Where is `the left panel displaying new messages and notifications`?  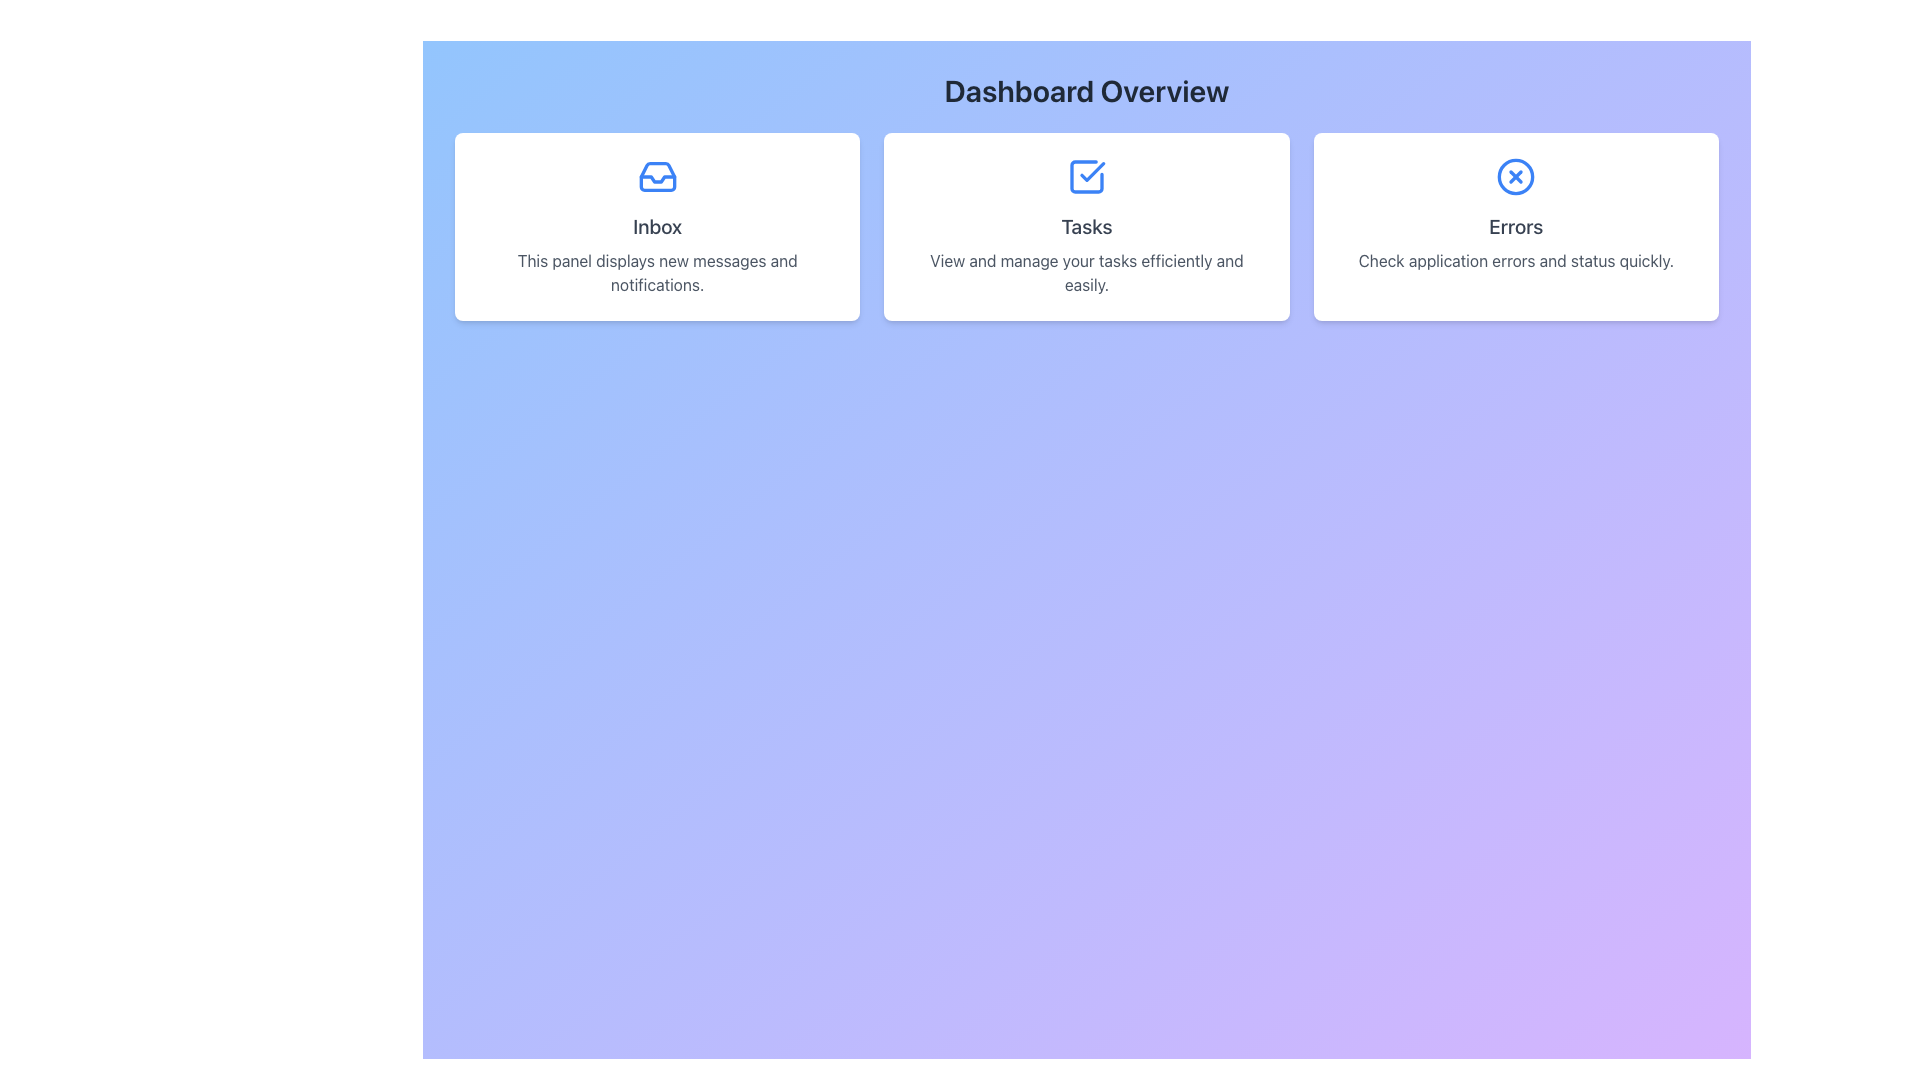 the left panel displaying new messages and notifications is located at coordinates (657, 226).